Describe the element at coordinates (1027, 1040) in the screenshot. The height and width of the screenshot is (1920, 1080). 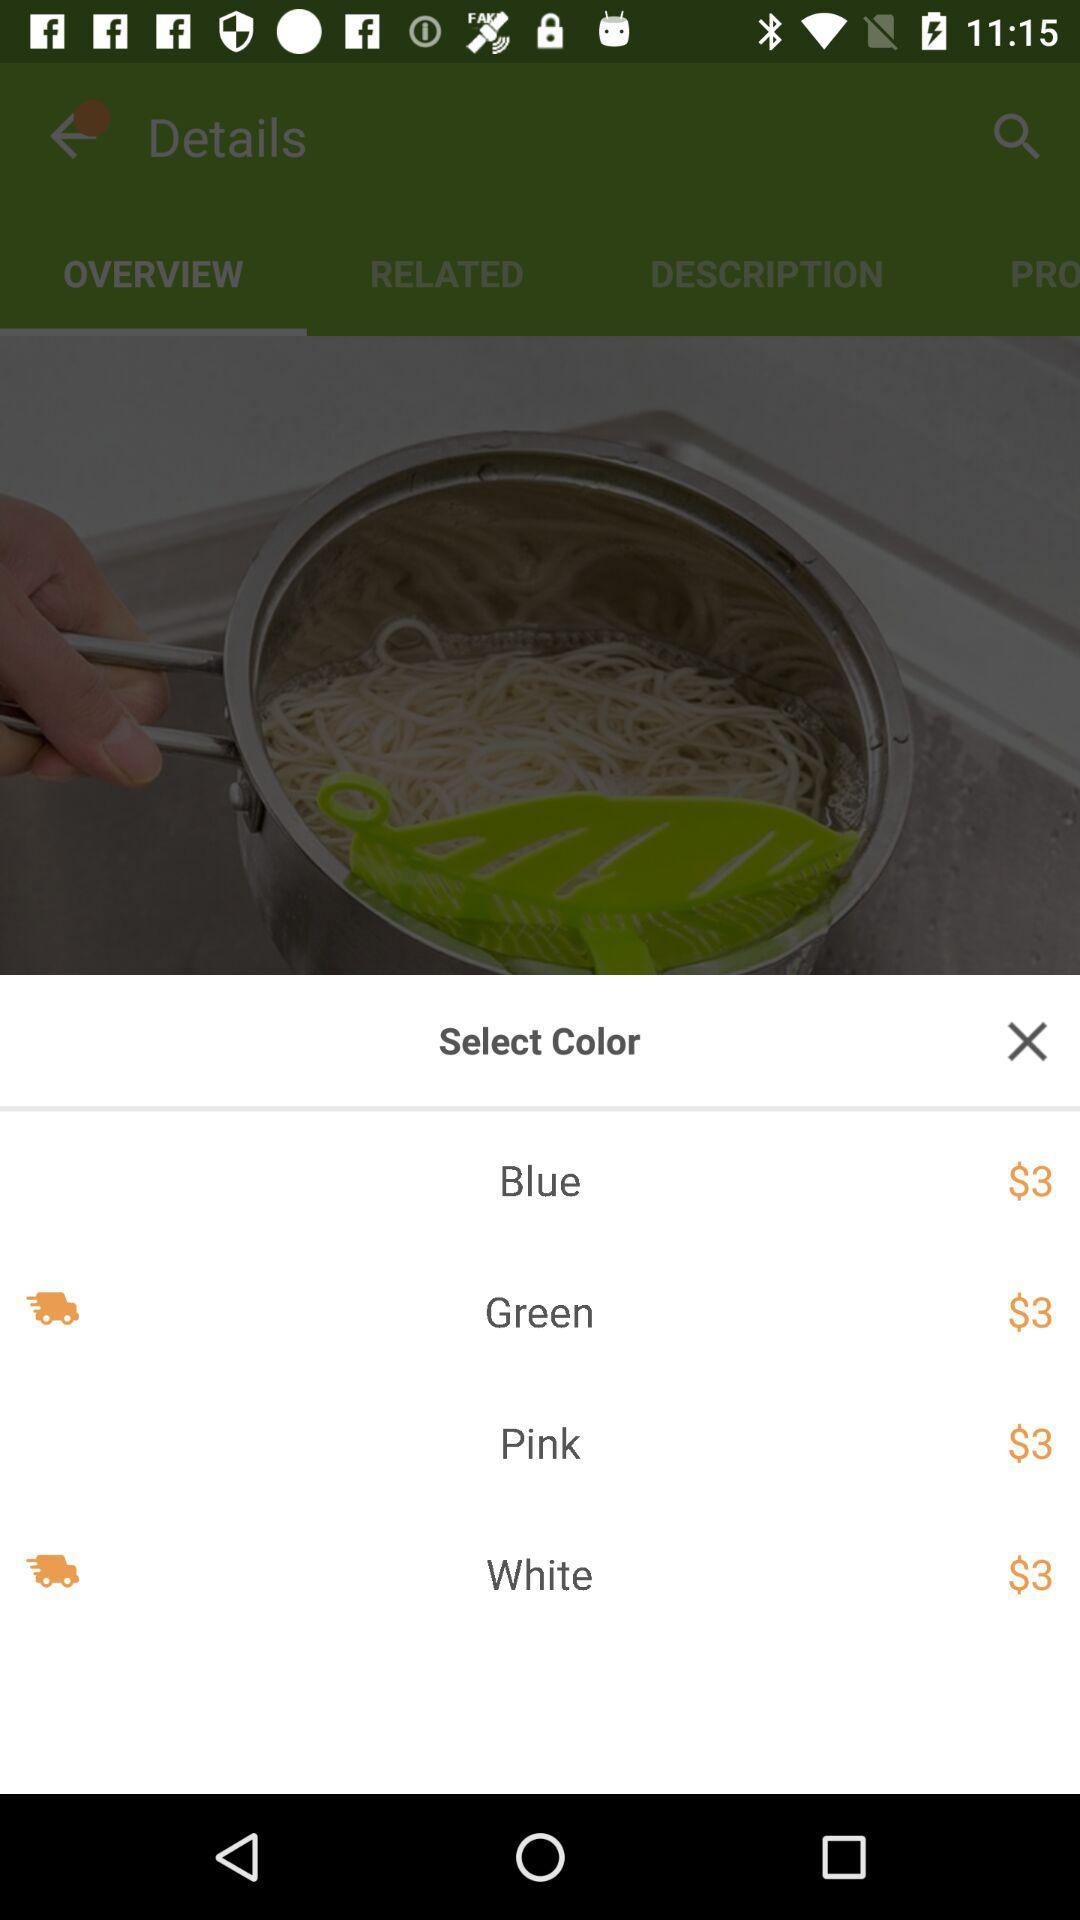
I see `the close icon` at that location.